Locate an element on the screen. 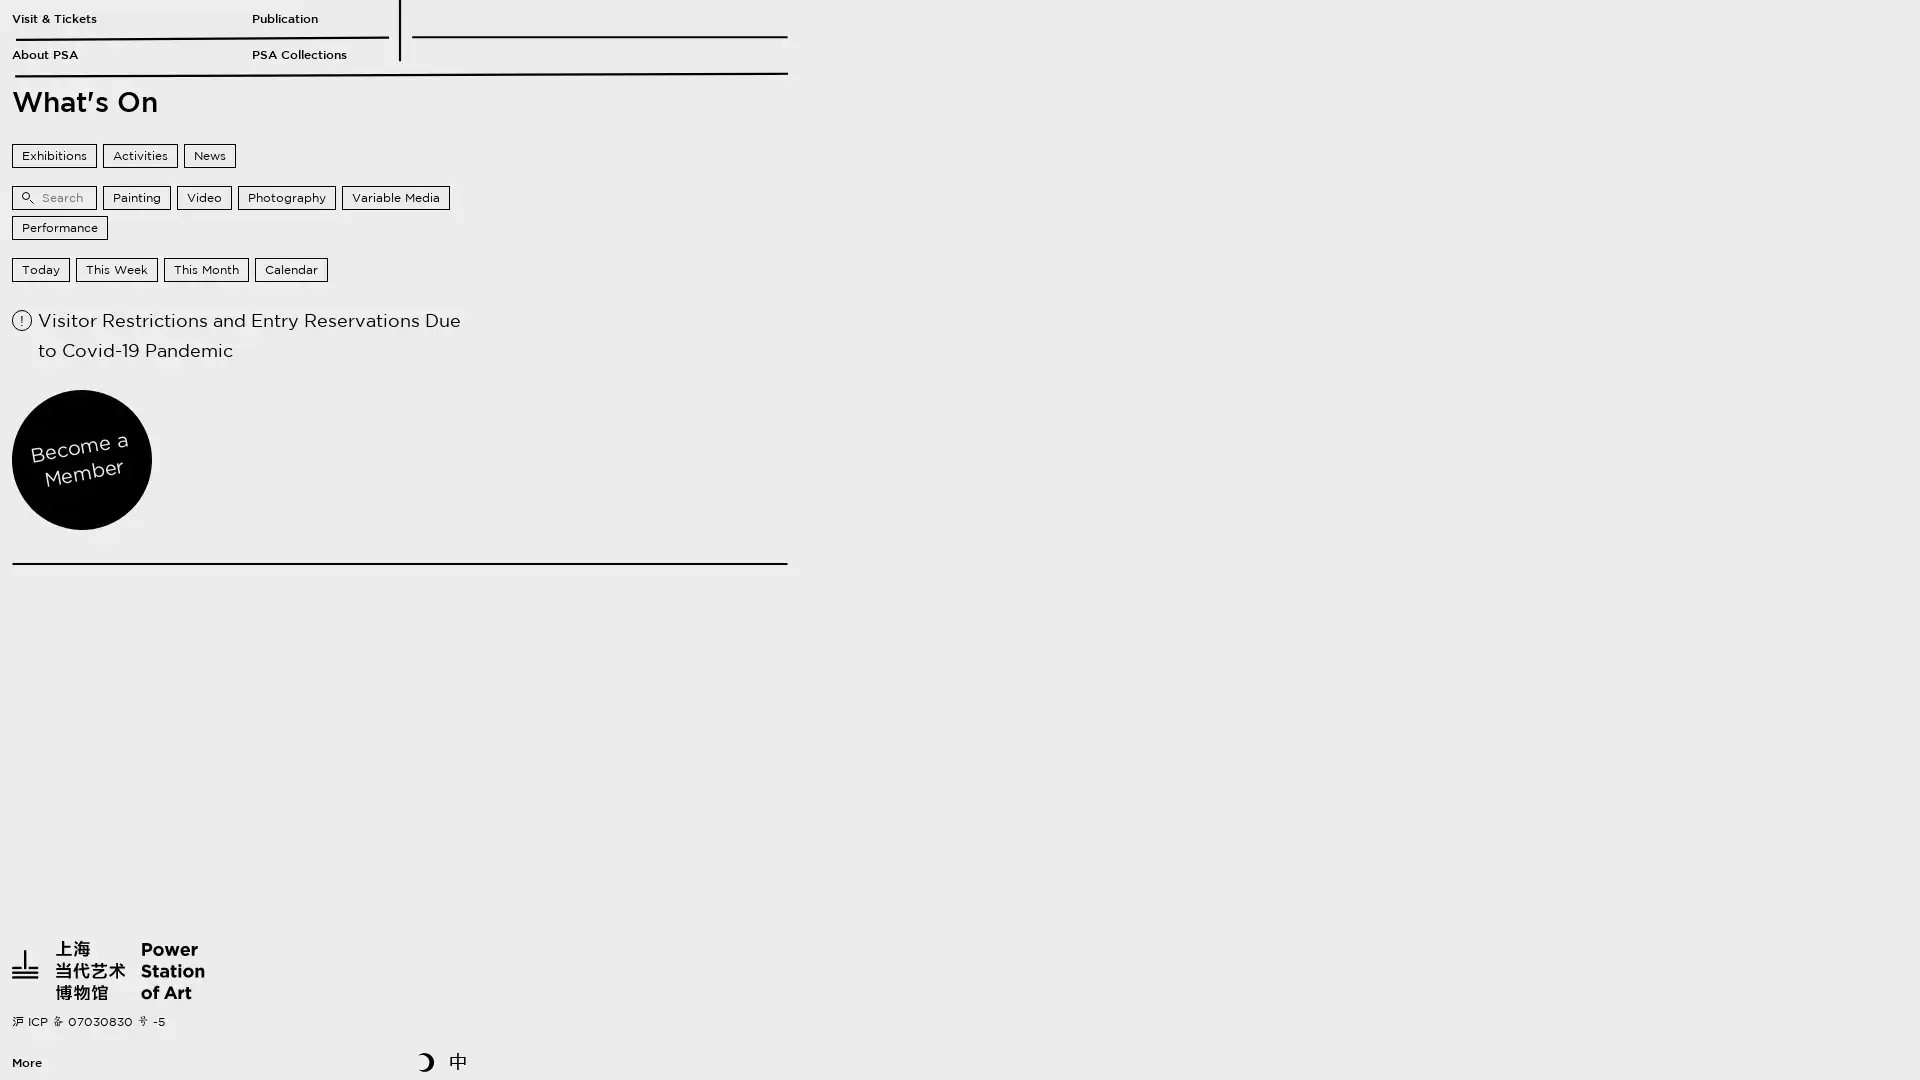  Calendar is located at coordinates (290, 270).